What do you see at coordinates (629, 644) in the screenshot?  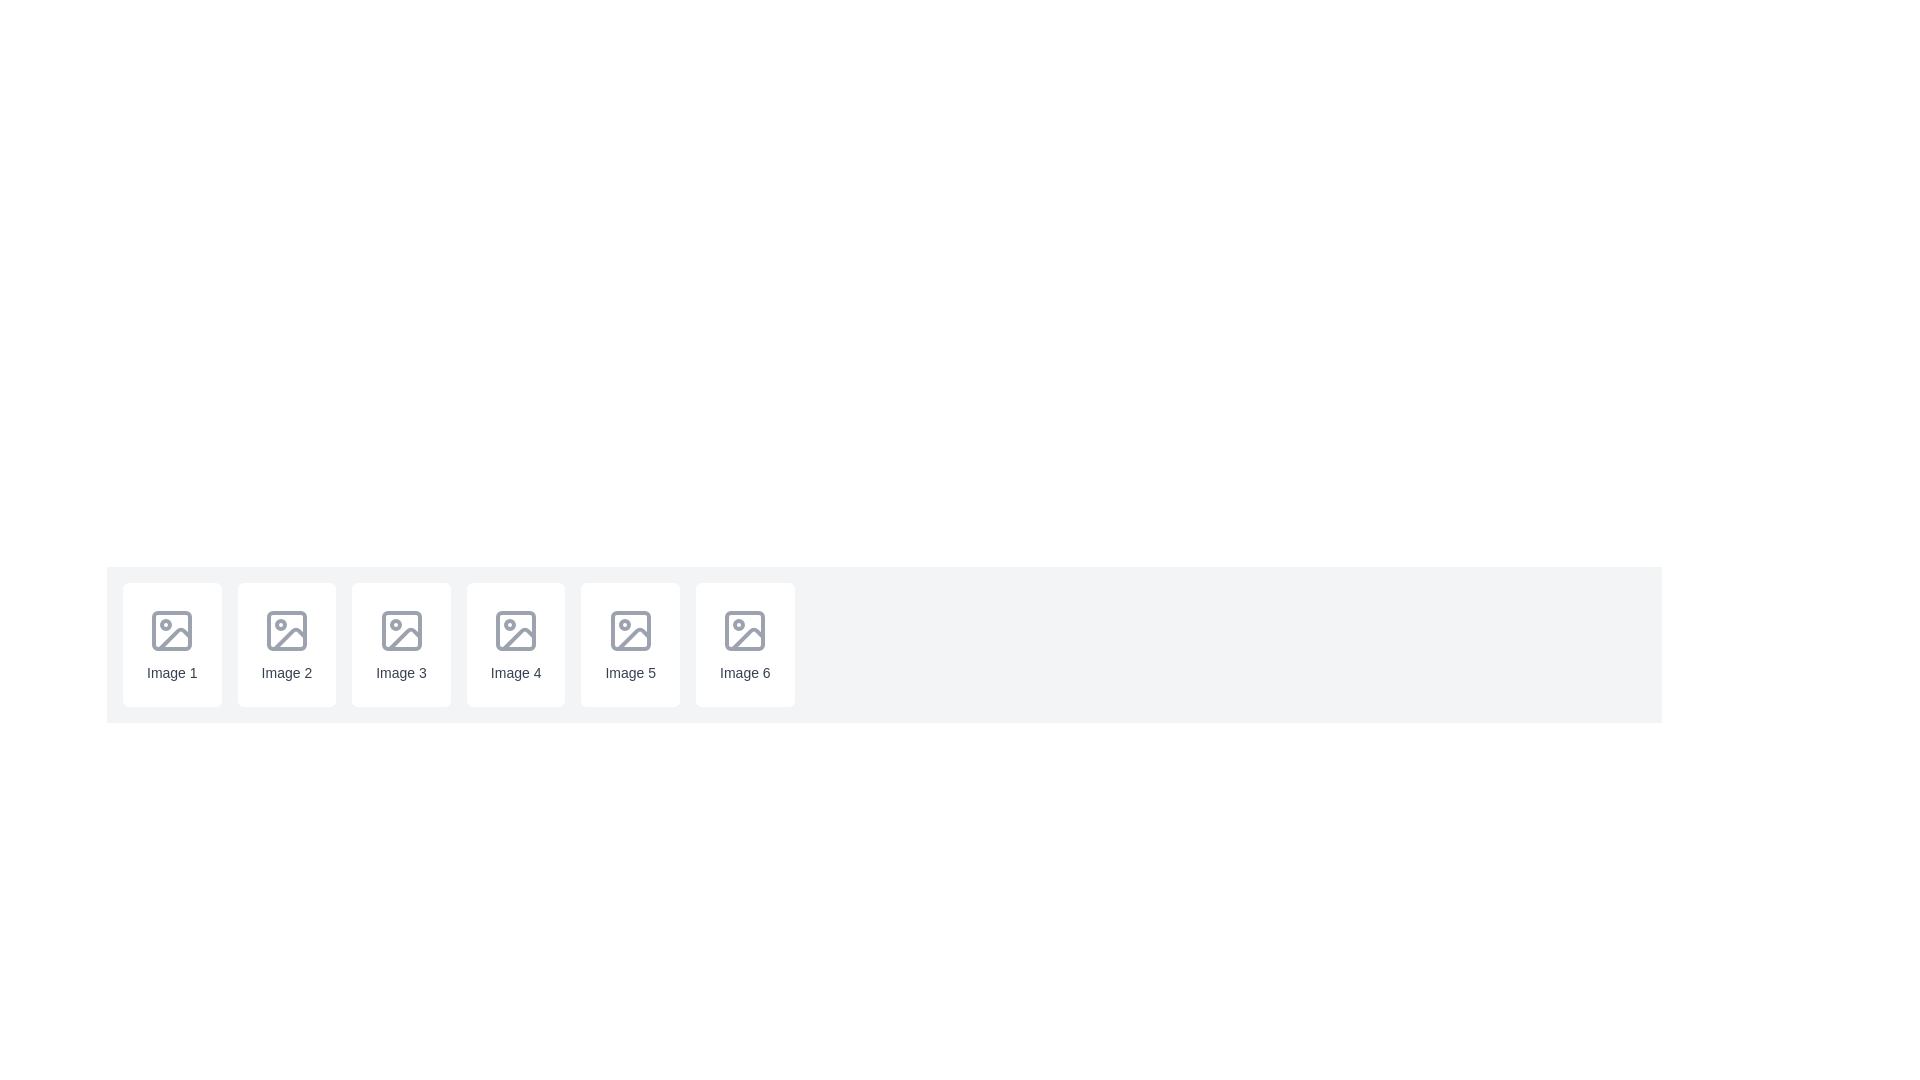 I see `the icon representing 'Image 5'` at bounding box center [629, 644].